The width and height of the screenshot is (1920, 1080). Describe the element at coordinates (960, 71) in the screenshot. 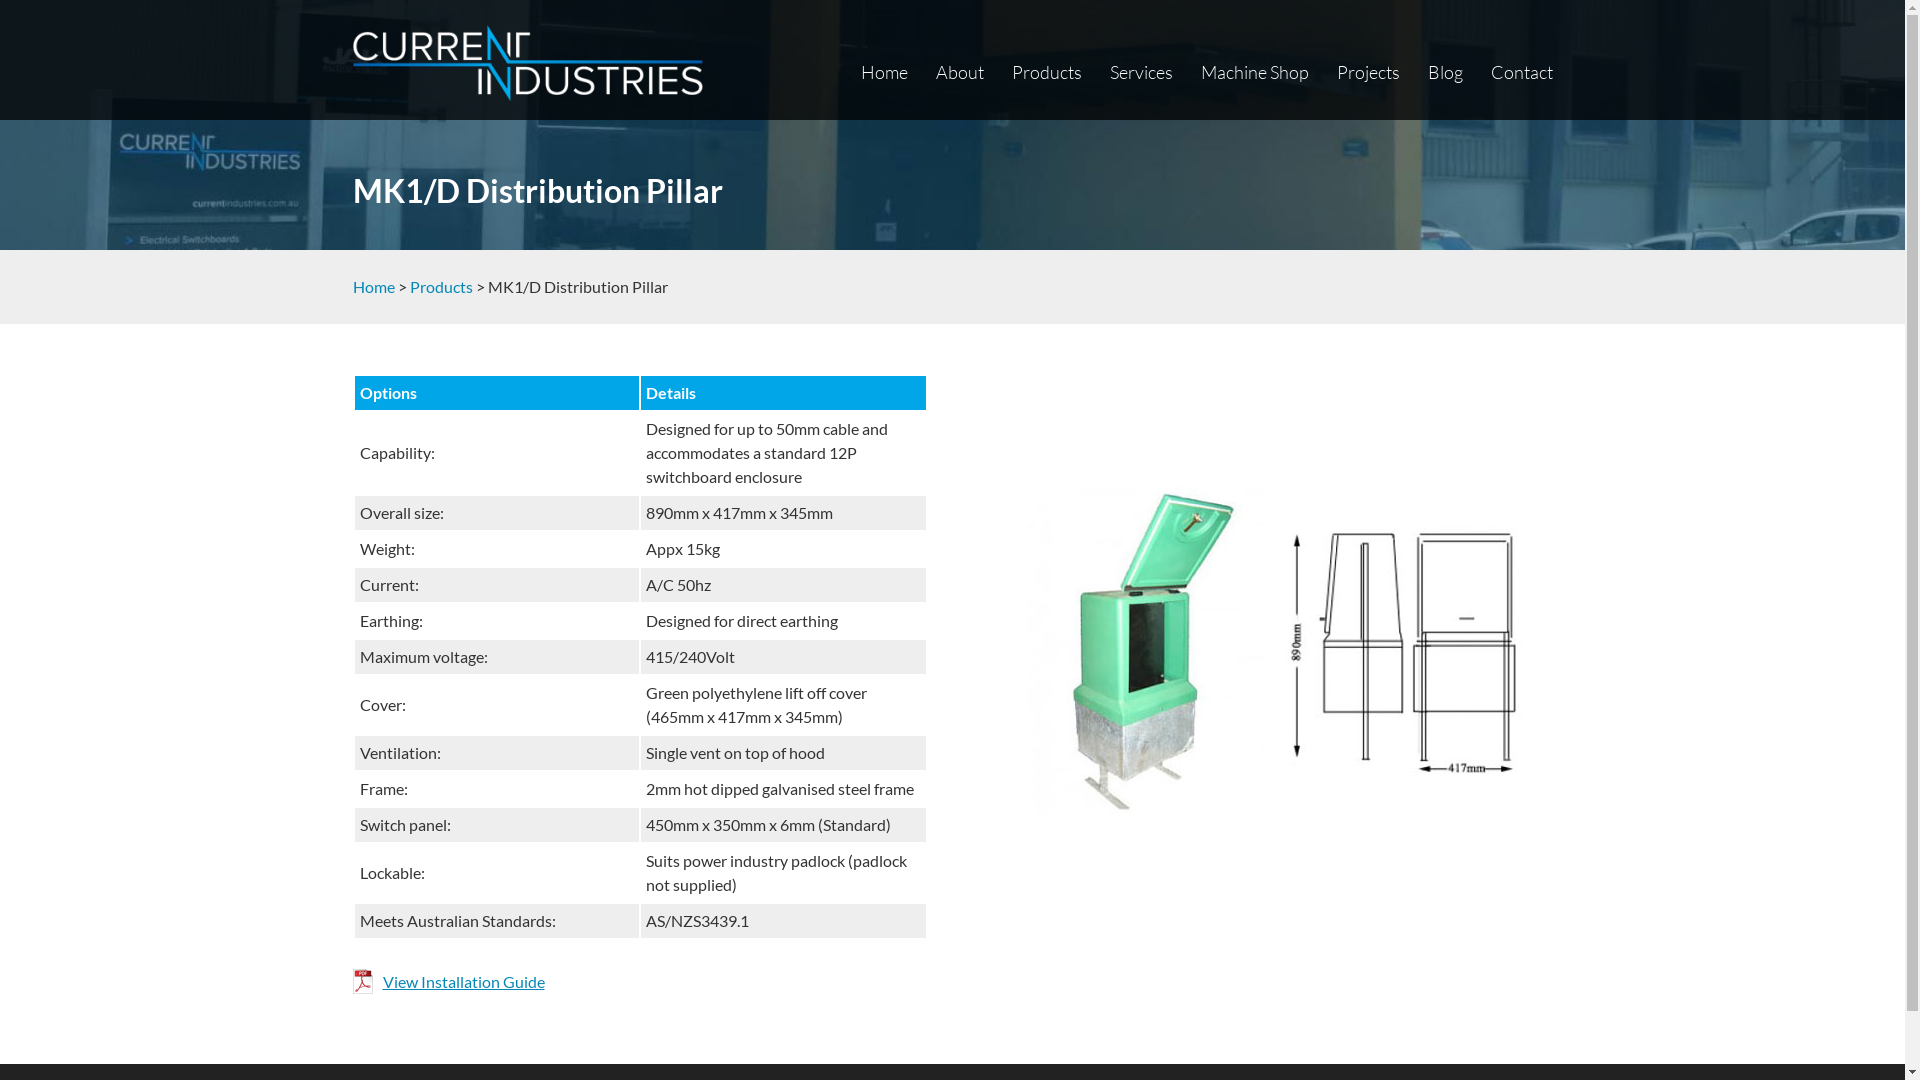

I see `'About'` at that location.